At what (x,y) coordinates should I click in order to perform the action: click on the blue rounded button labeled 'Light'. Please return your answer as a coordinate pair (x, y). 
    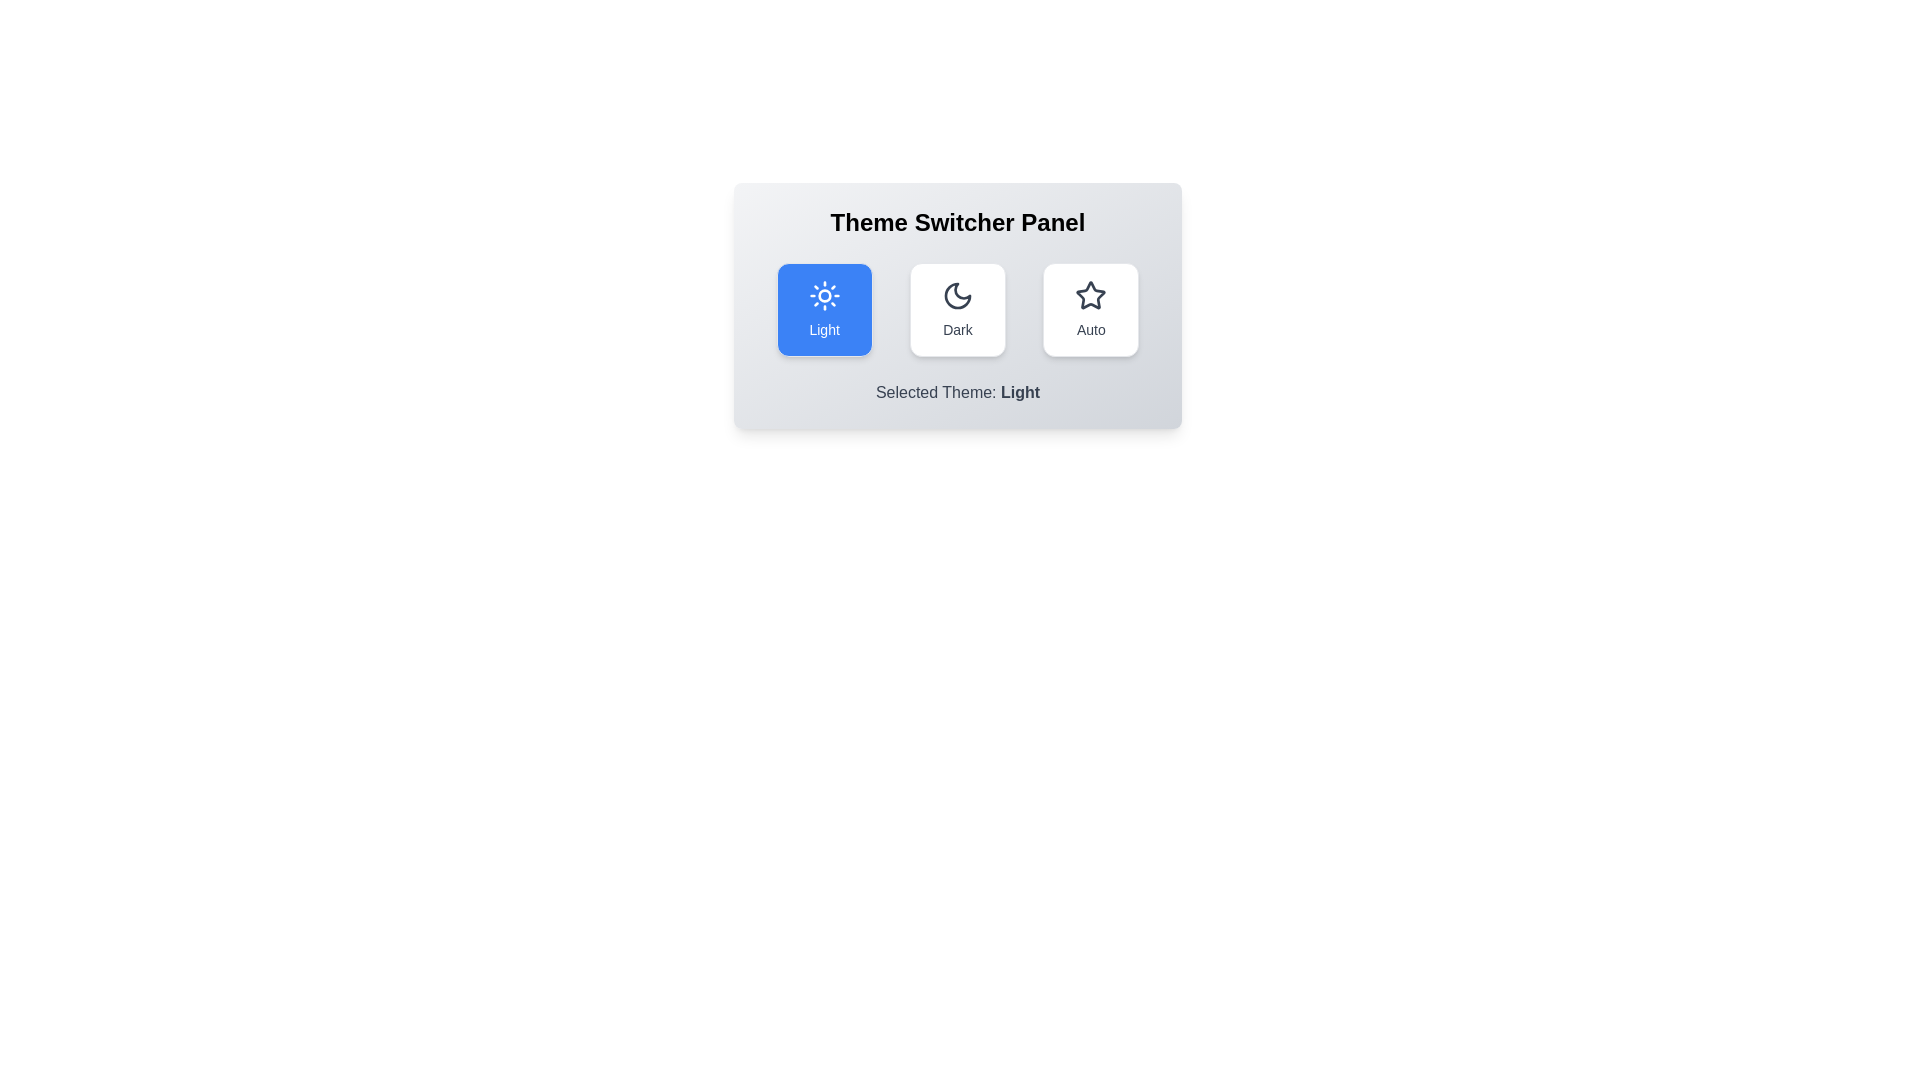
    Looking at the image, I should click on (824, 309).